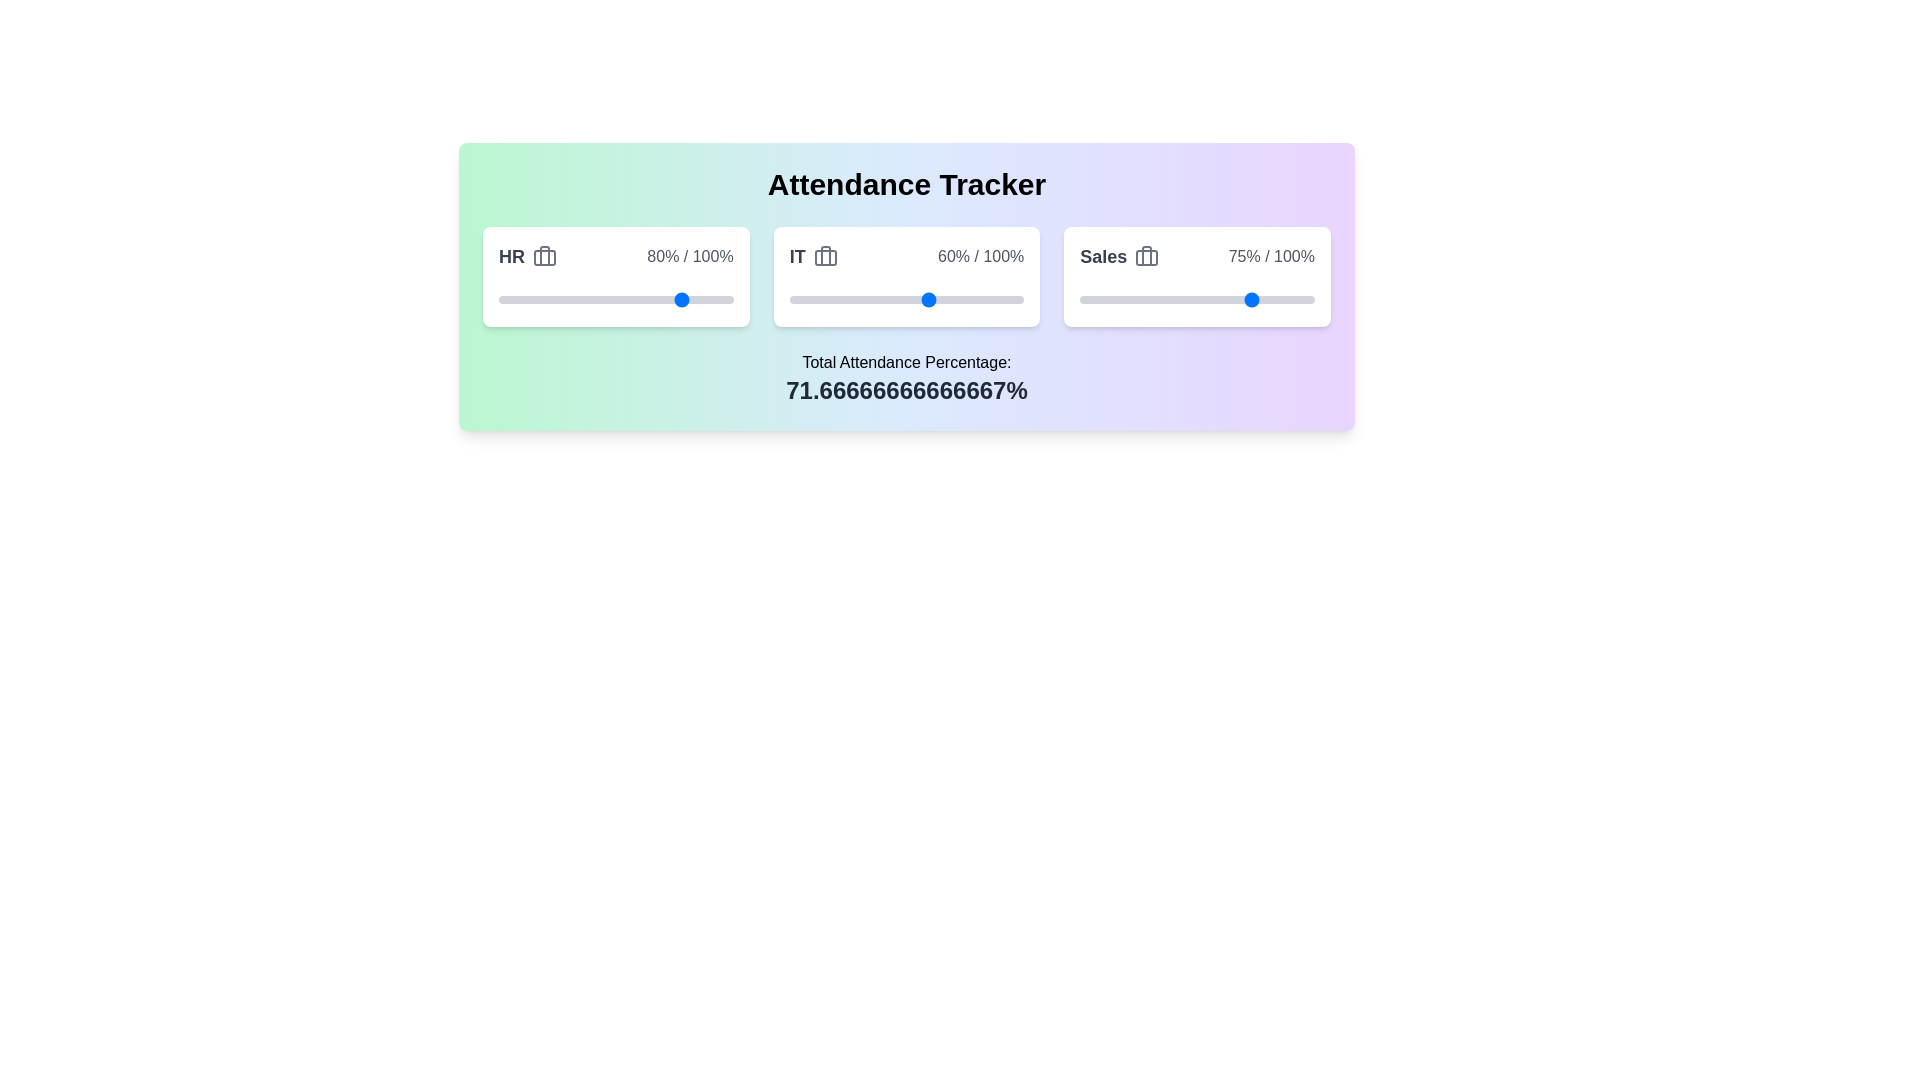 Image resolution: width=1920 pixels, height=1080 pixels. I want to click on the slider's value, so click(1278, 300).